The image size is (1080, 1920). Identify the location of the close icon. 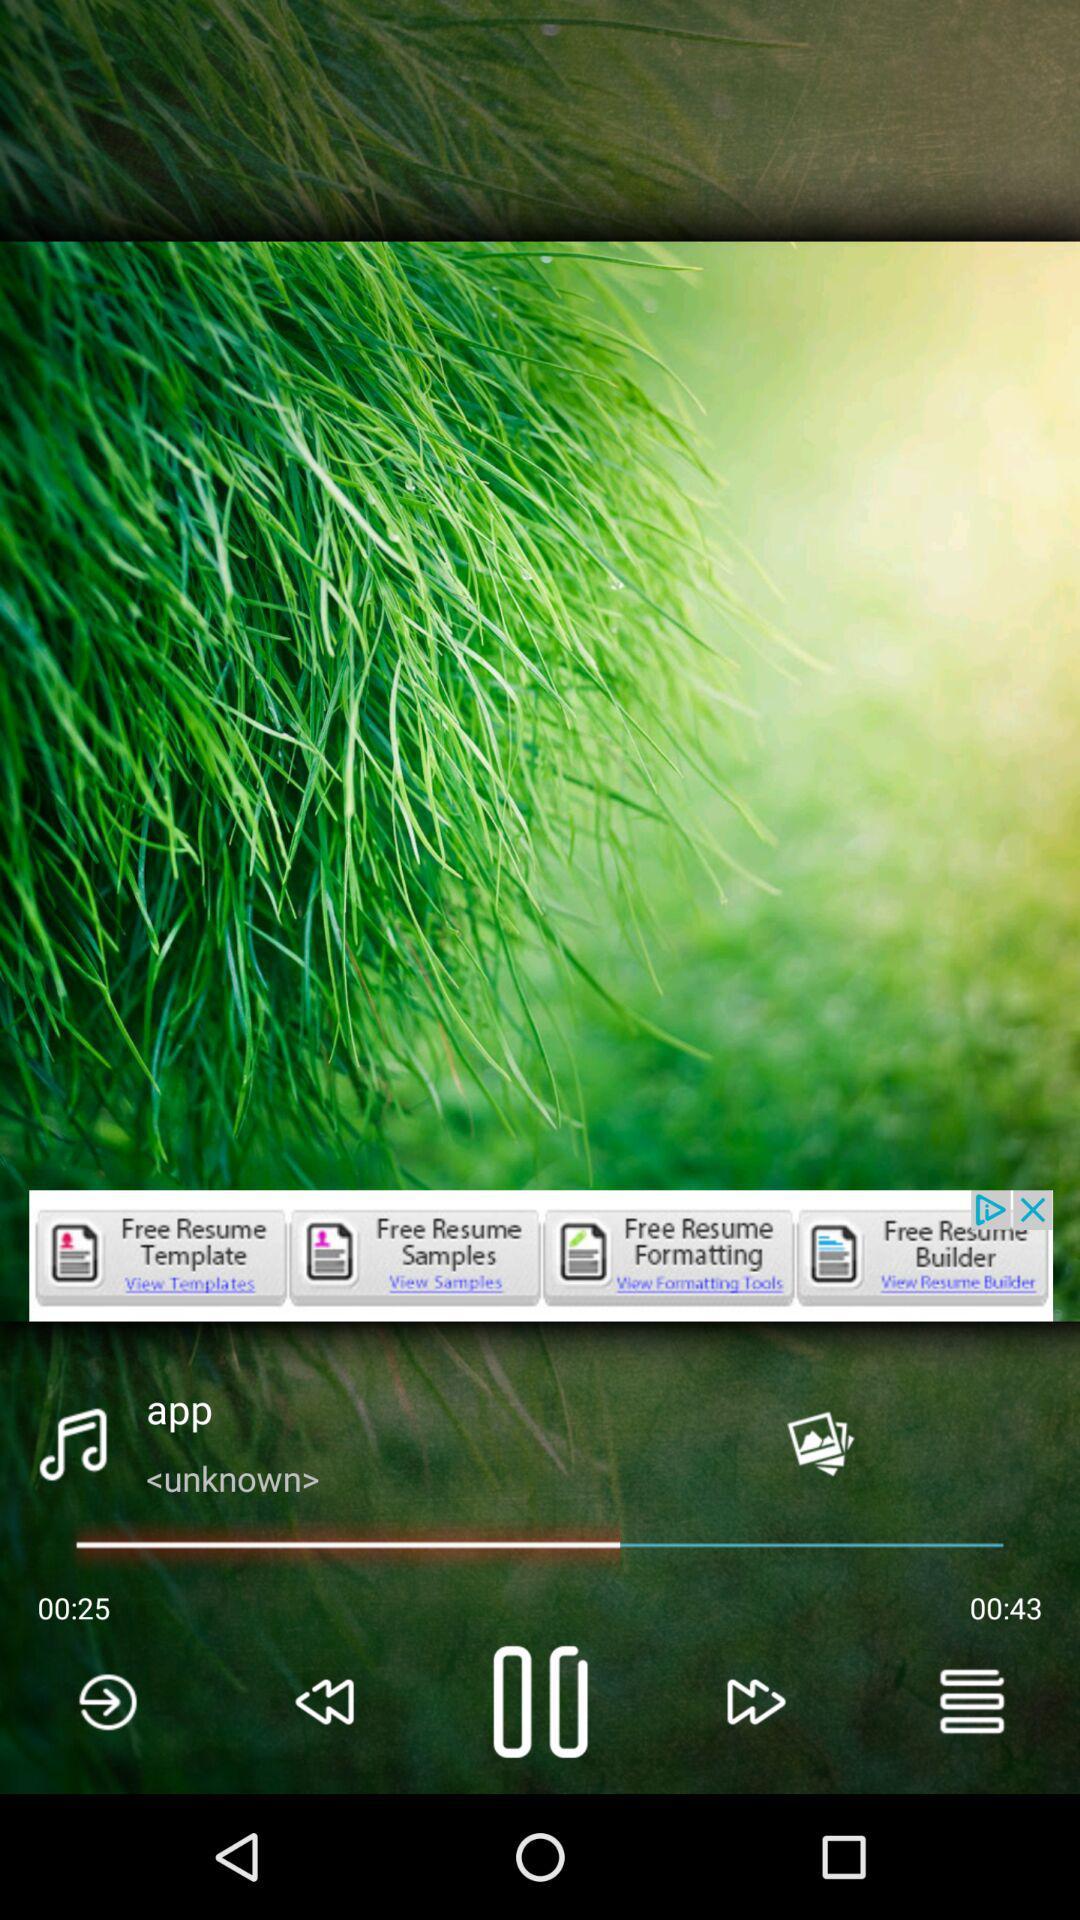
(992, 1443).